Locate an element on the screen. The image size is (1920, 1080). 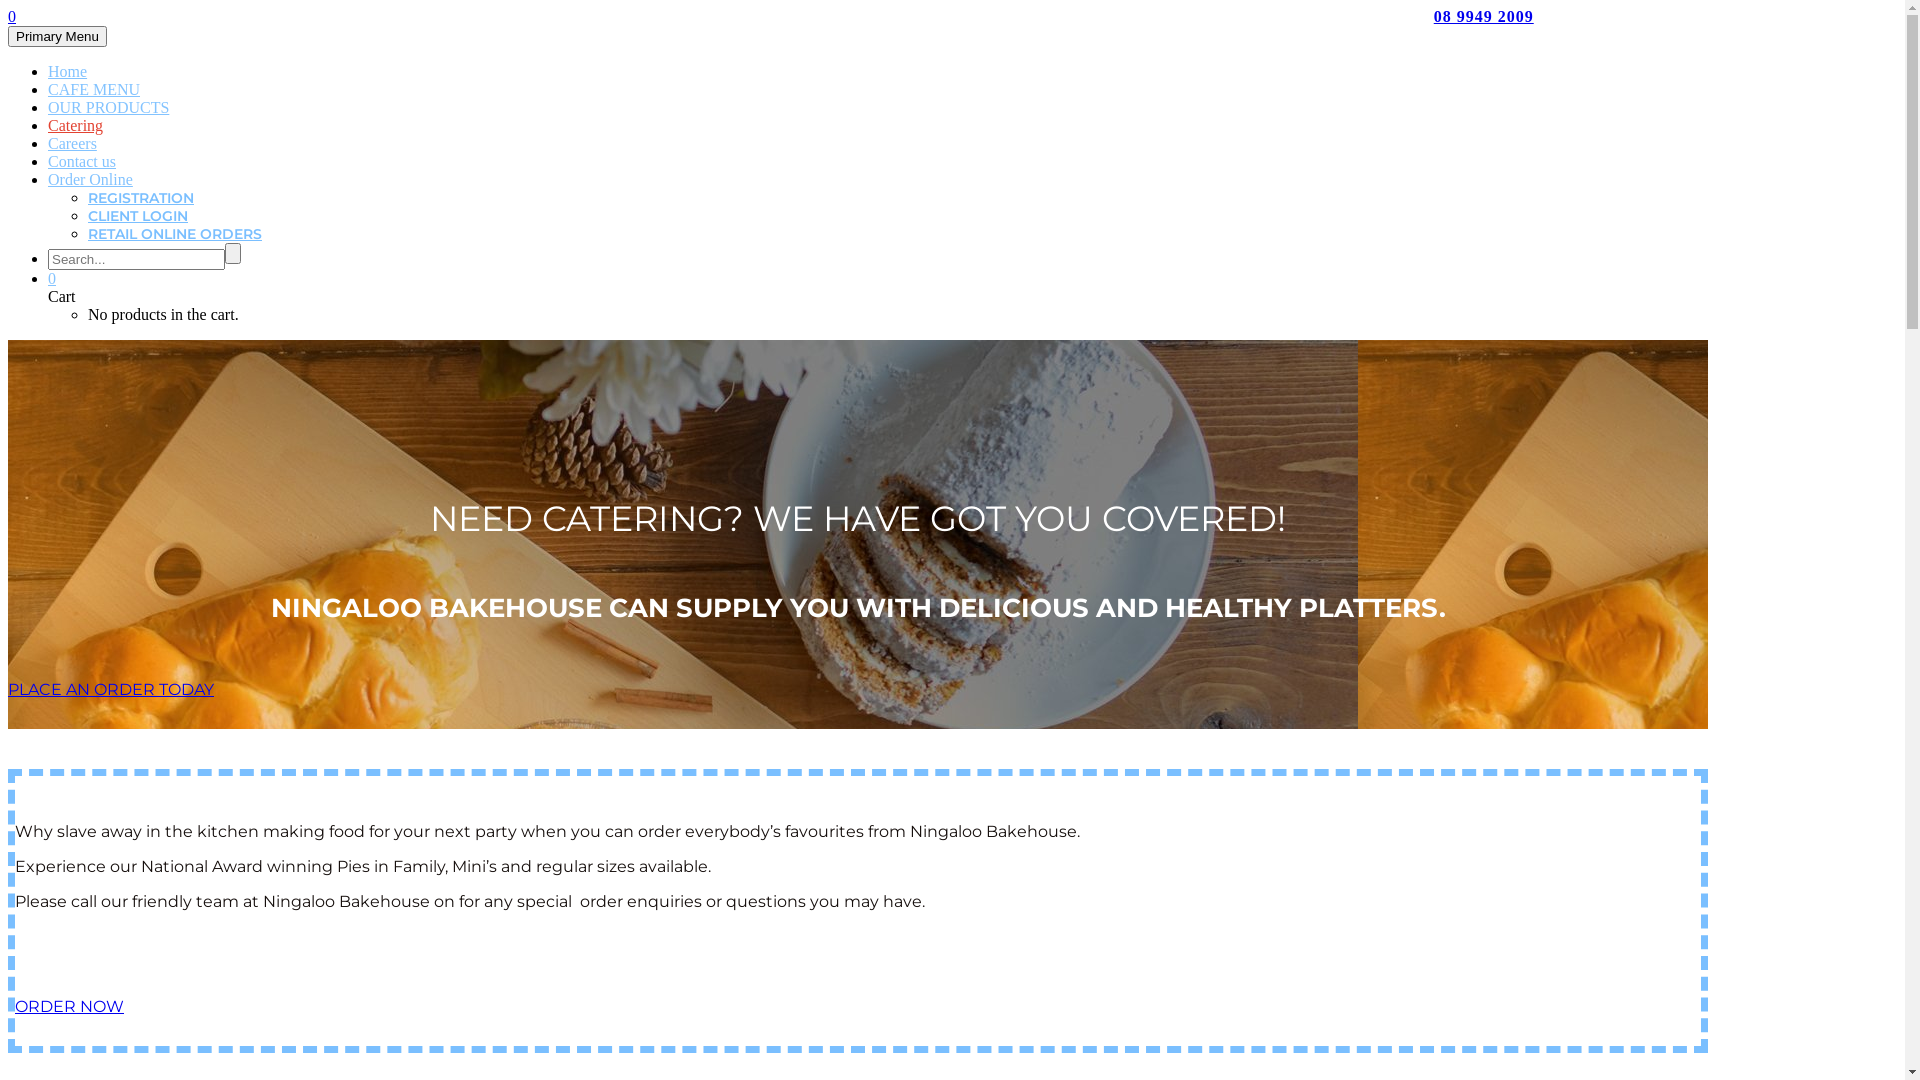
'REGISTRATION' is located at coordinates (86, 197).